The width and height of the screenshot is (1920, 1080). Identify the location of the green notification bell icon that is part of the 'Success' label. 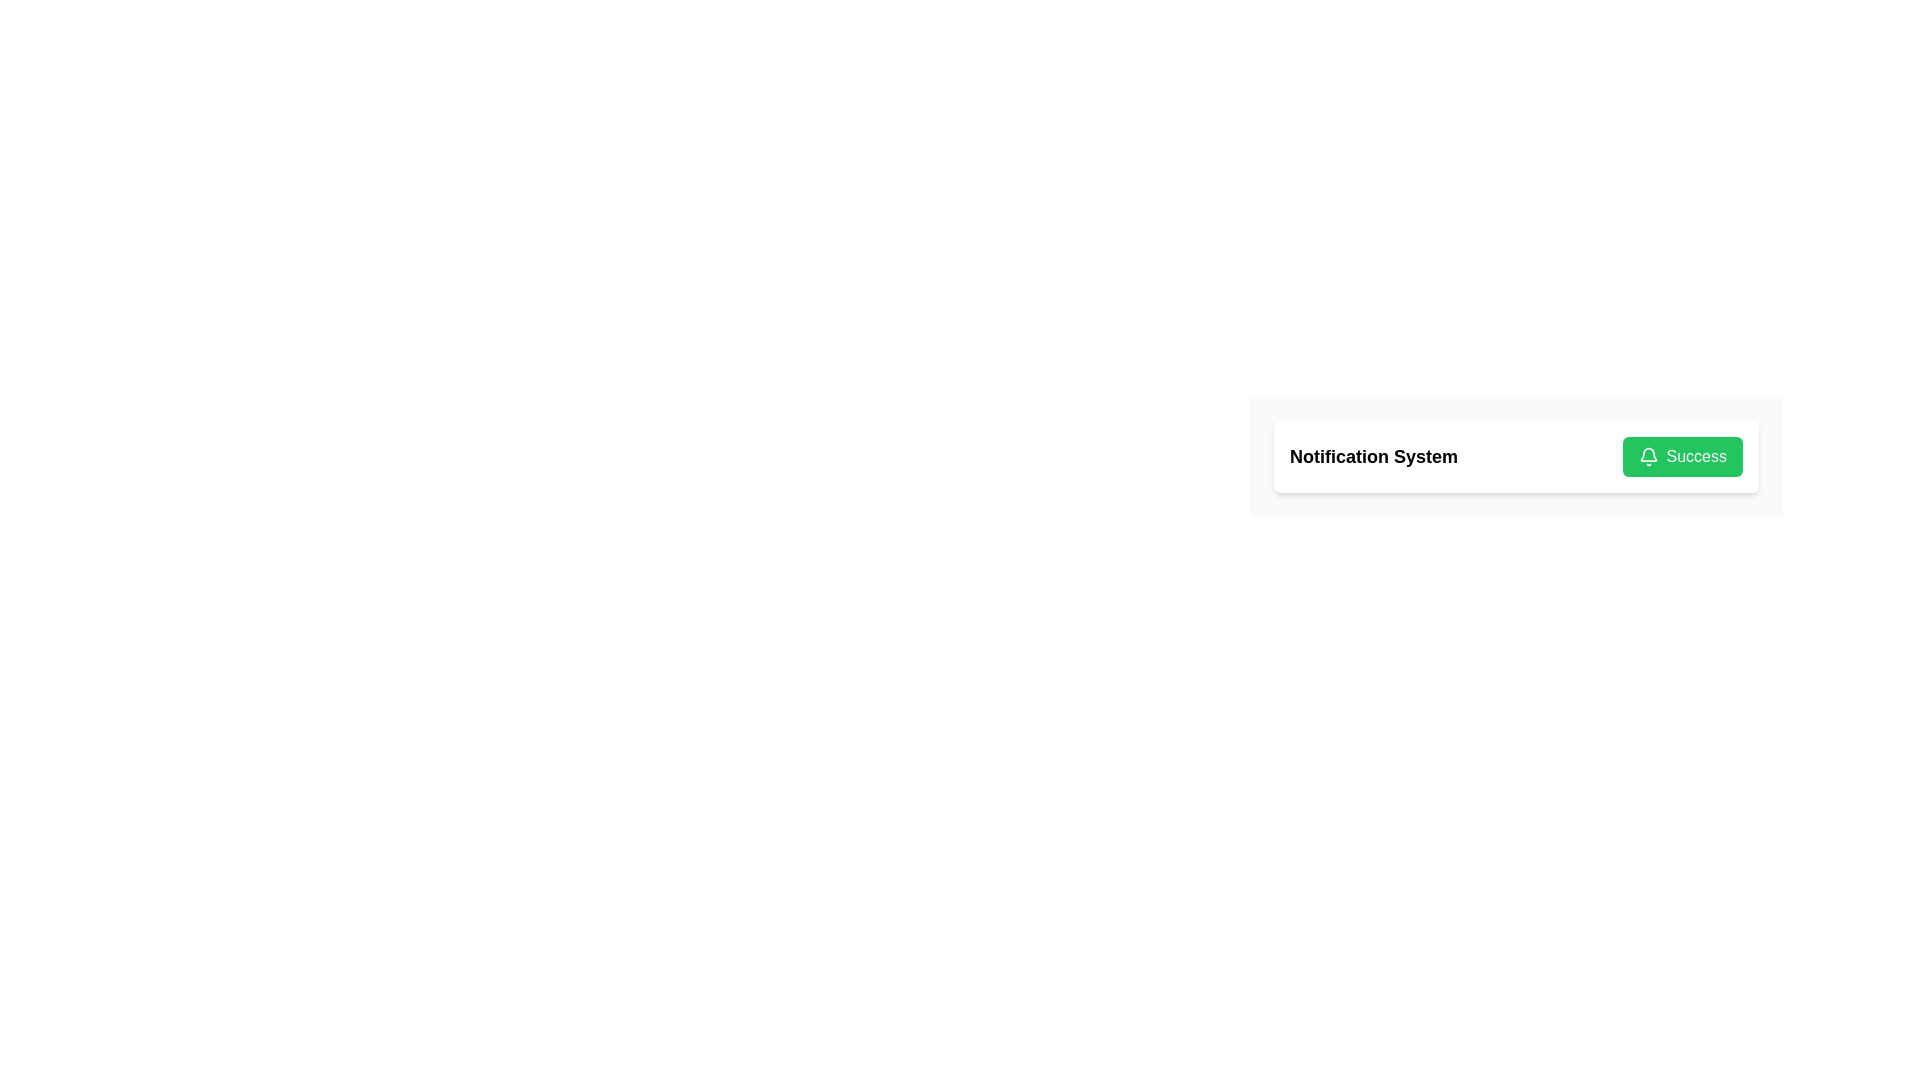
(1648, 454).